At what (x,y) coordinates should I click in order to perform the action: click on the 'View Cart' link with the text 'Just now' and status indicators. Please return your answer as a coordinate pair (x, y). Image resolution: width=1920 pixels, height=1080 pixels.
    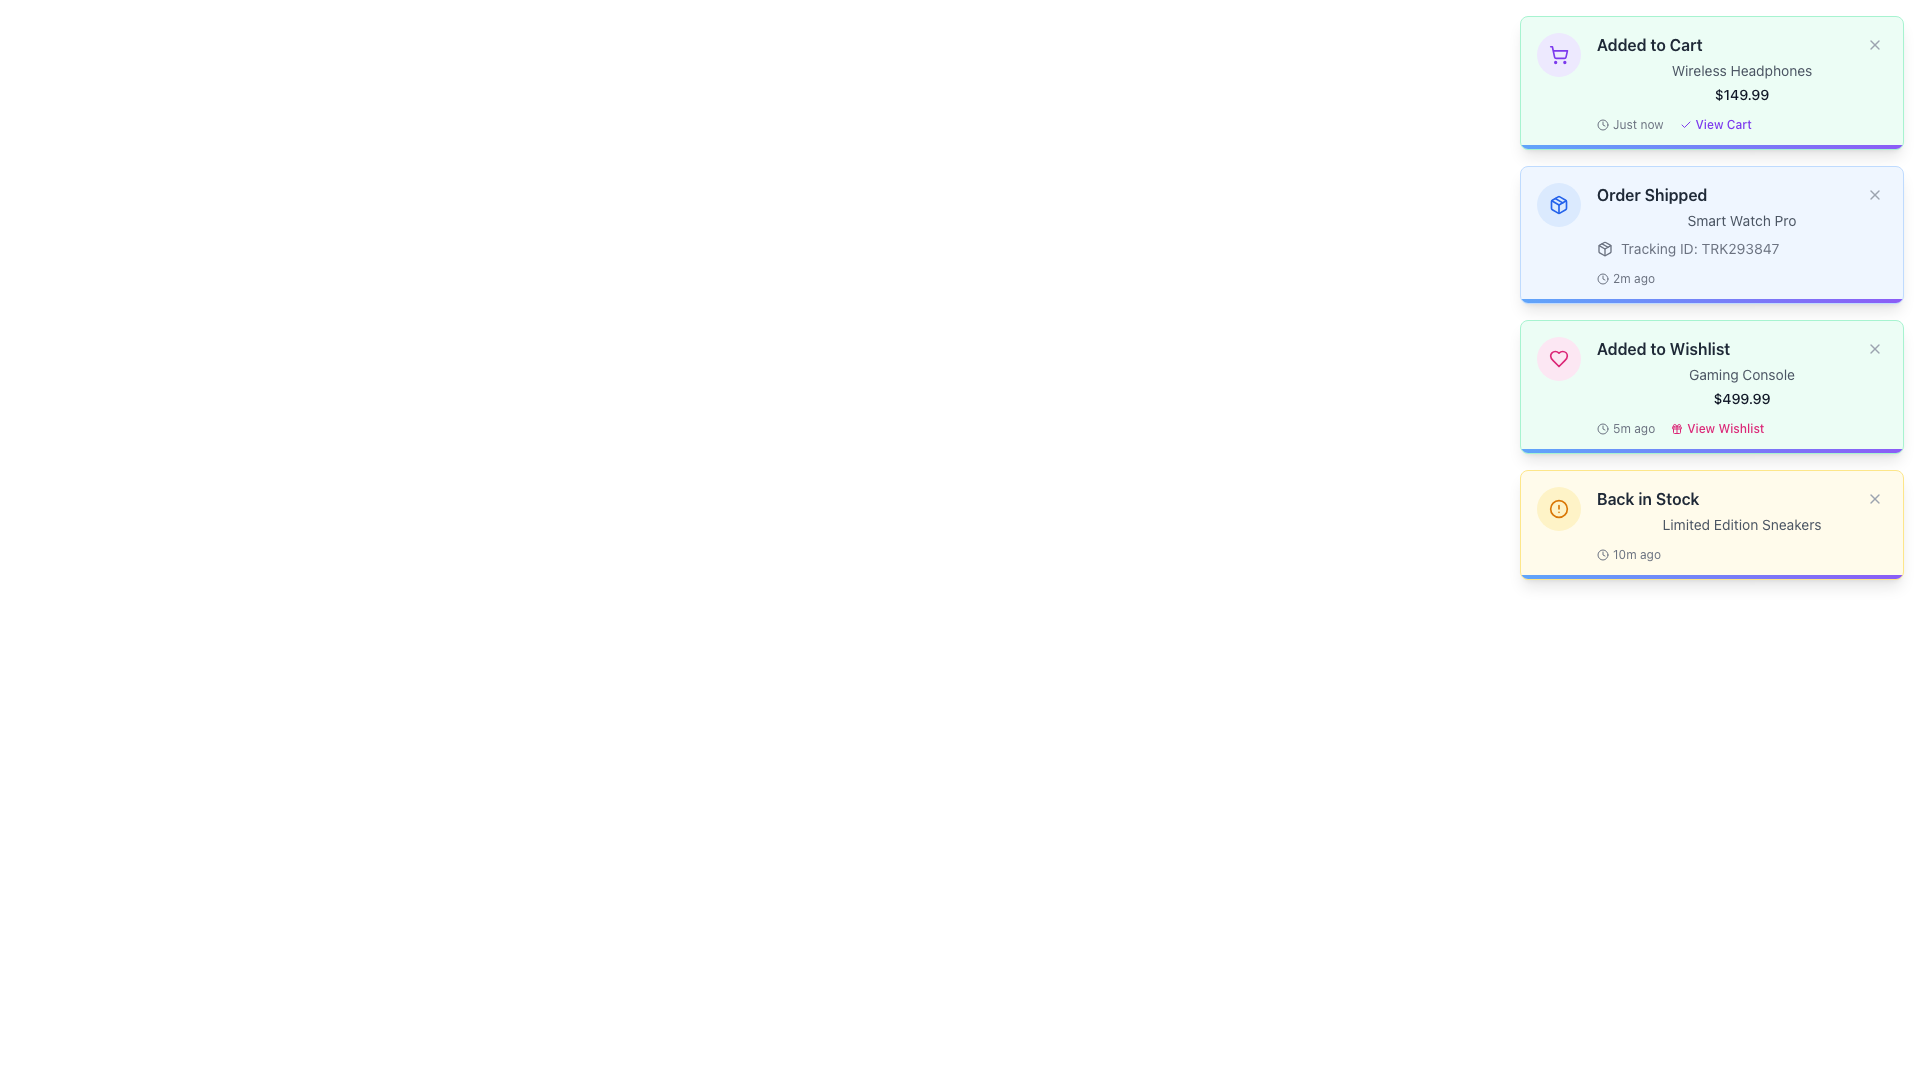
    Looking at the image, I should click on (1741, 124).